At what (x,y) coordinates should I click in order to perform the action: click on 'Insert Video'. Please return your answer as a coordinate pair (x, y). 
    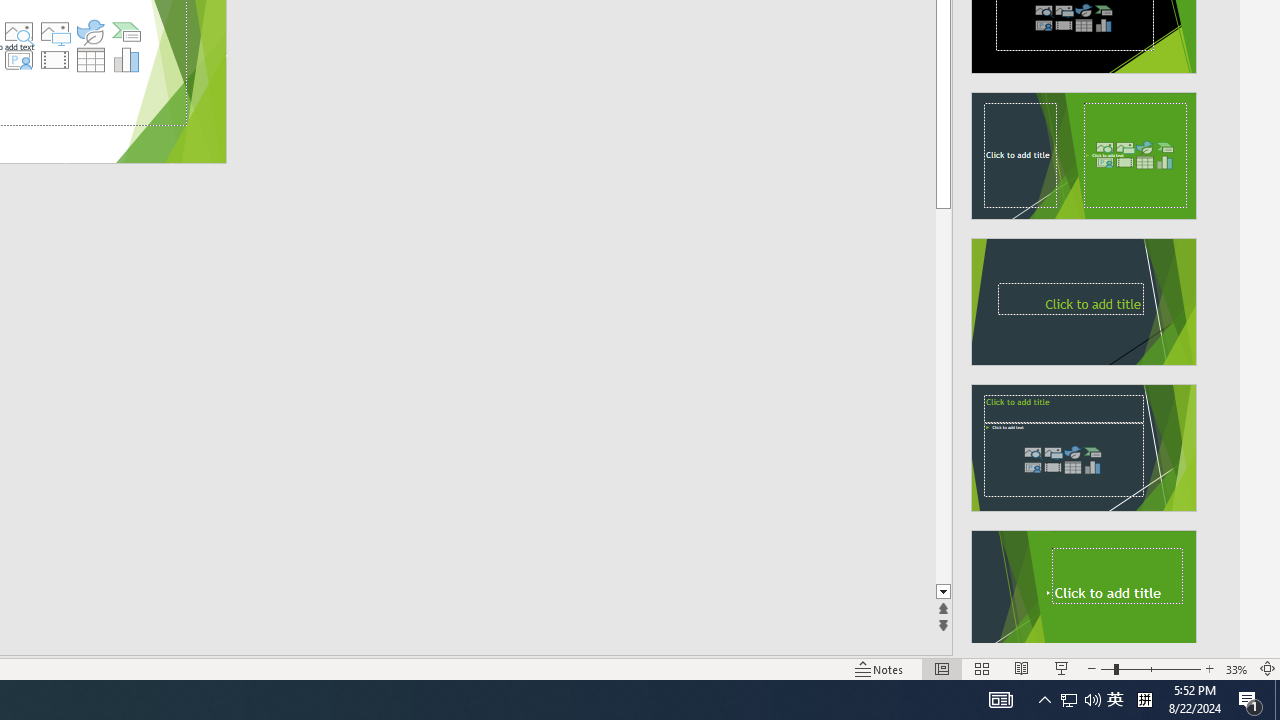
    Looking at the image, I should click on (54, 59).